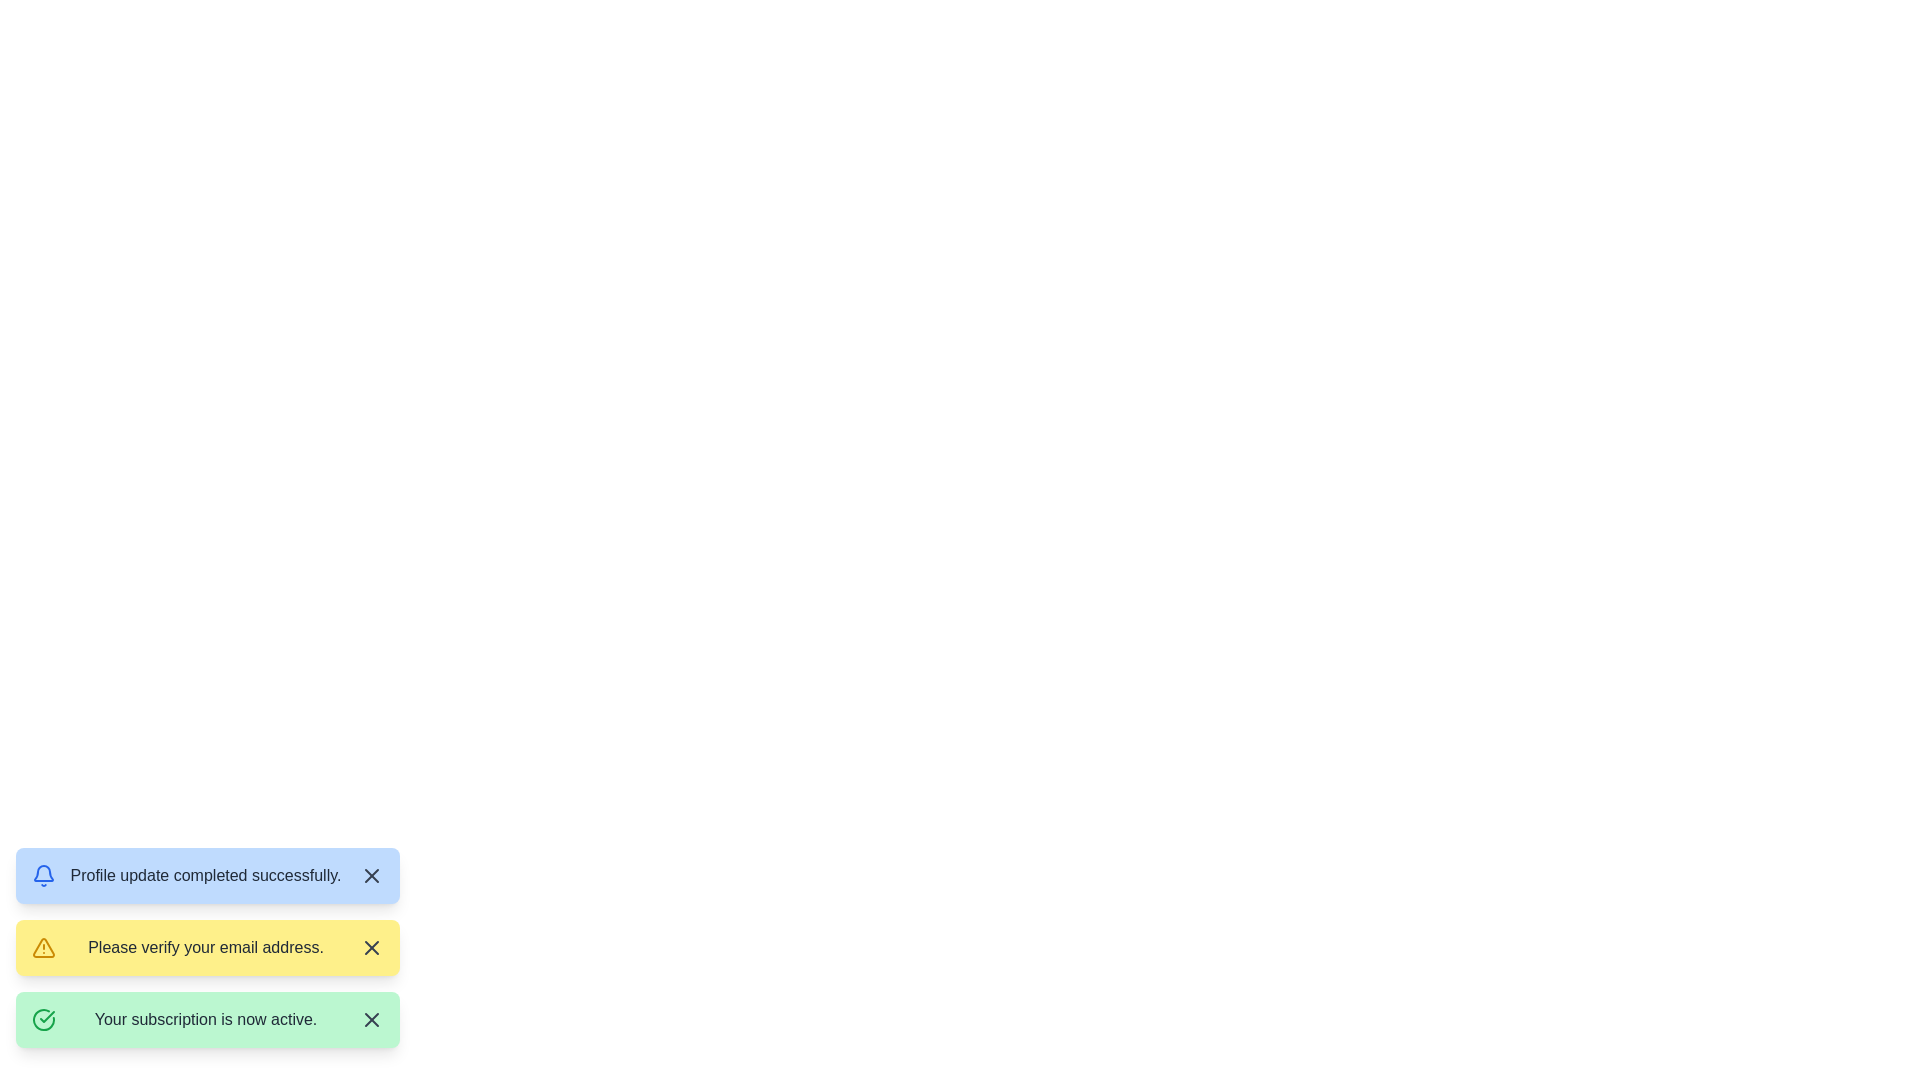 Image resolution: width=1920 pixels, height=1080 pixels. Describe the element at coordinates (372, 1019) in the screenshot. I see `the small interactive icon with a cross (X) symbol located at the far right end of the green notification box labeled 'Your subscription is now active.'` at that location.